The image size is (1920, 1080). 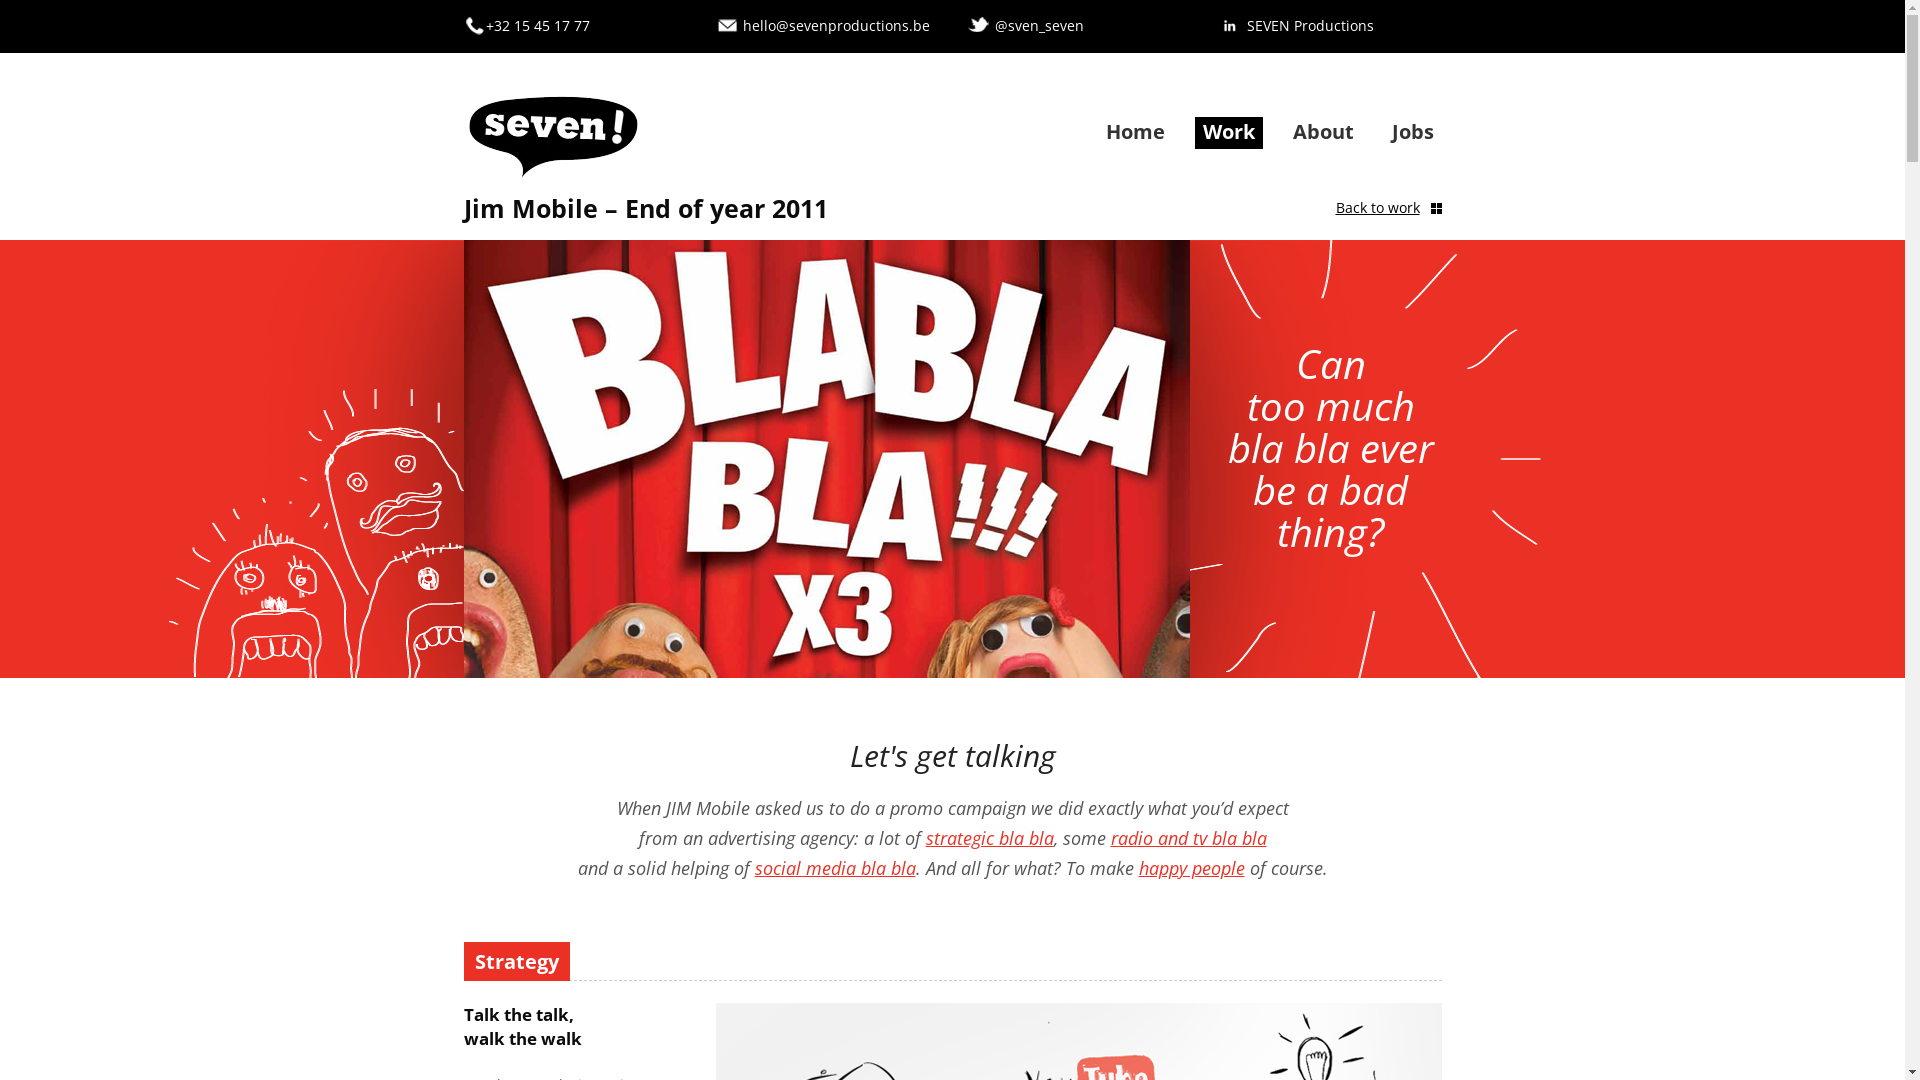 What do you see at coordinates (1335, 208) in the screenshot?
I see `'Back to work'` at bounding box center [1335, 208].